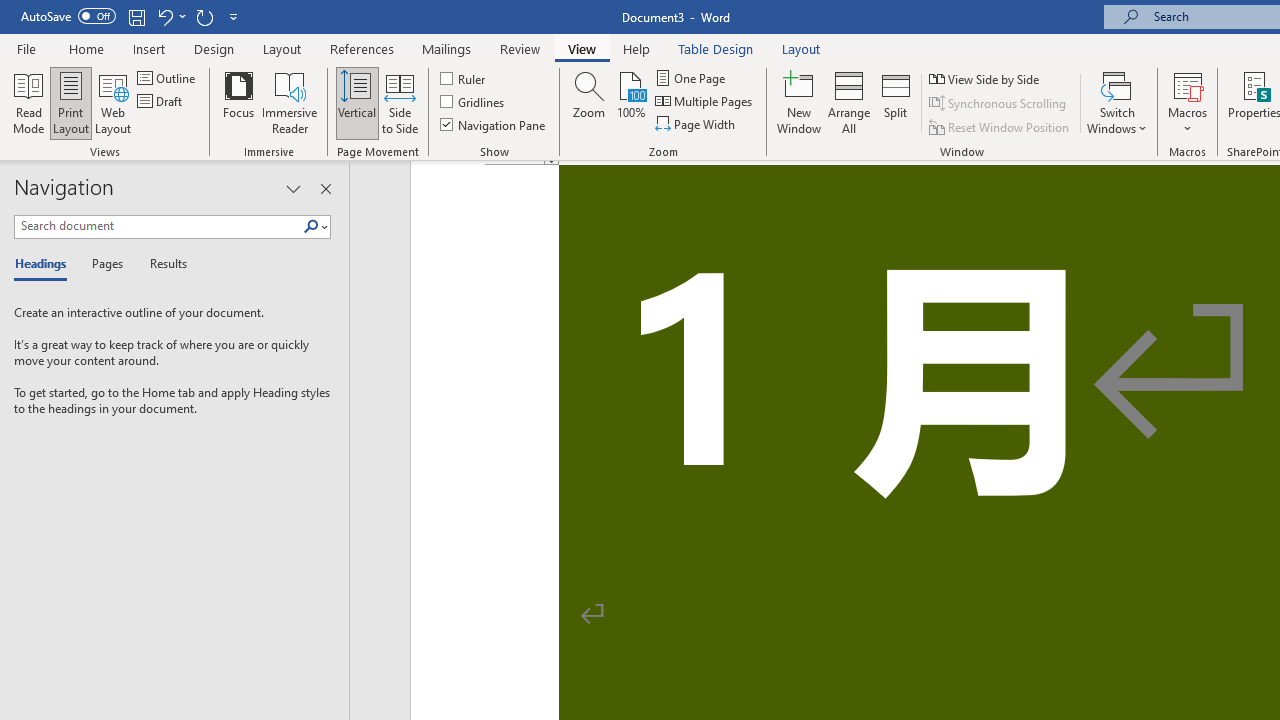 The width and height of the screenshot is (1280, 720). I want to click on 'Design', so click(214, 48).